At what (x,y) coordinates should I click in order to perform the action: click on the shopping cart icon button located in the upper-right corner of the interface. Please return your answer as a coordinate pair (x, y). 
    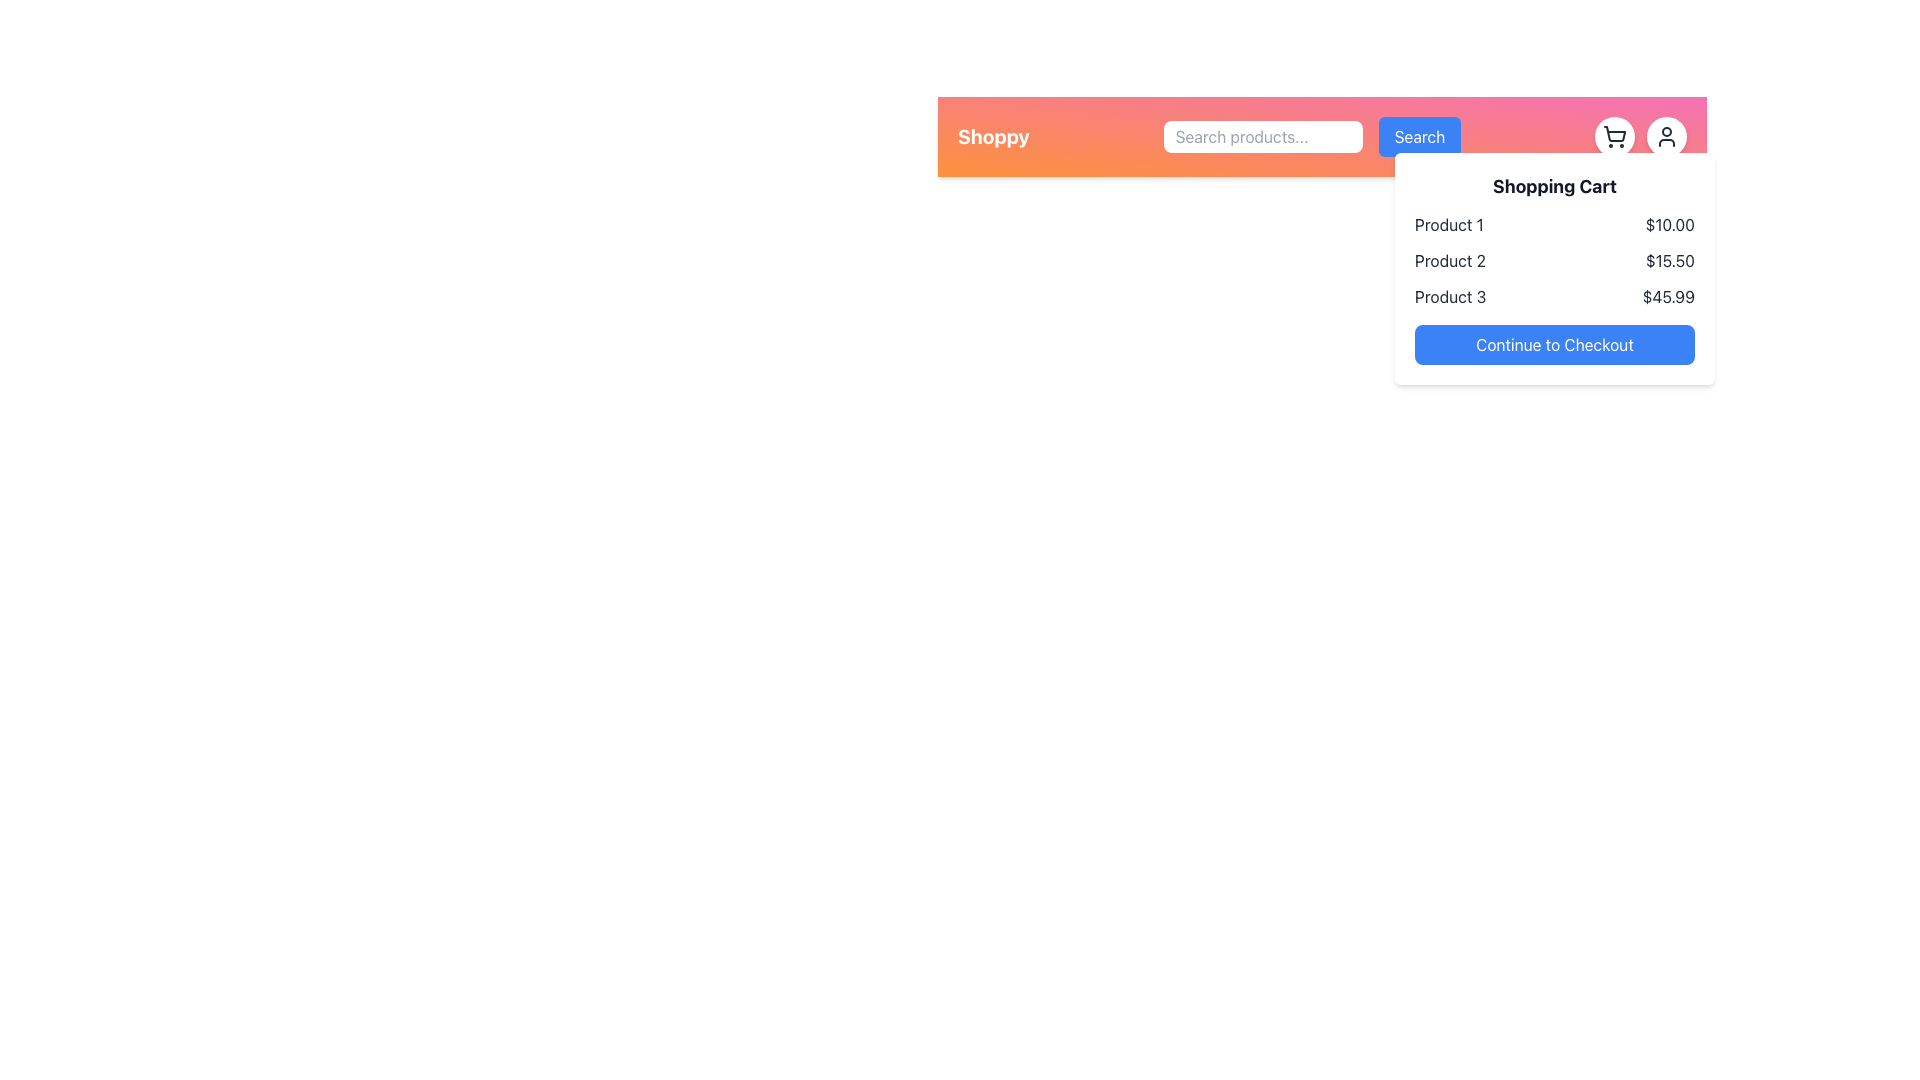
    Looking at the image, I should click on (1614, 136).